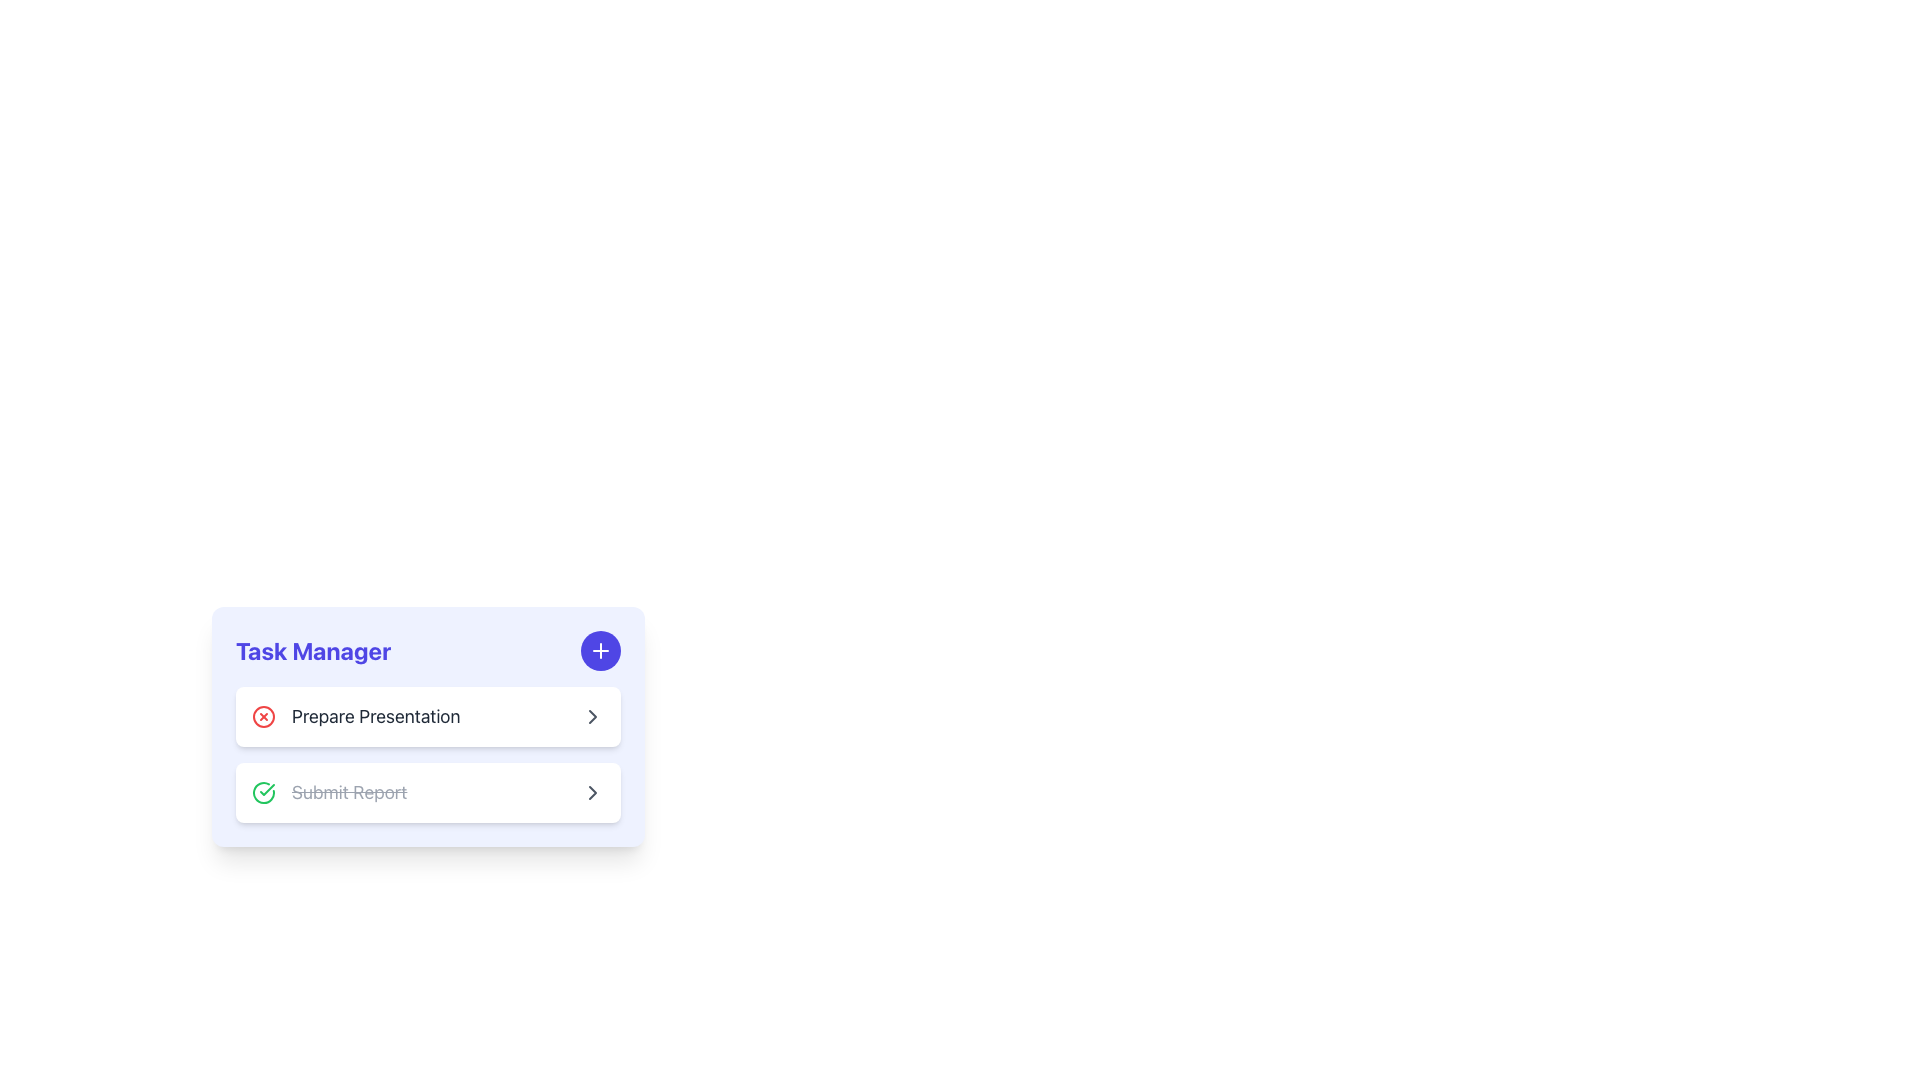  Describe the element at coordinates (592, 792) in the screenshot. I see `the chevron icon at the right end of the 'Prepare Presentation' list item in the 'Task Manager' card to emphasize navigation intention` at that location.